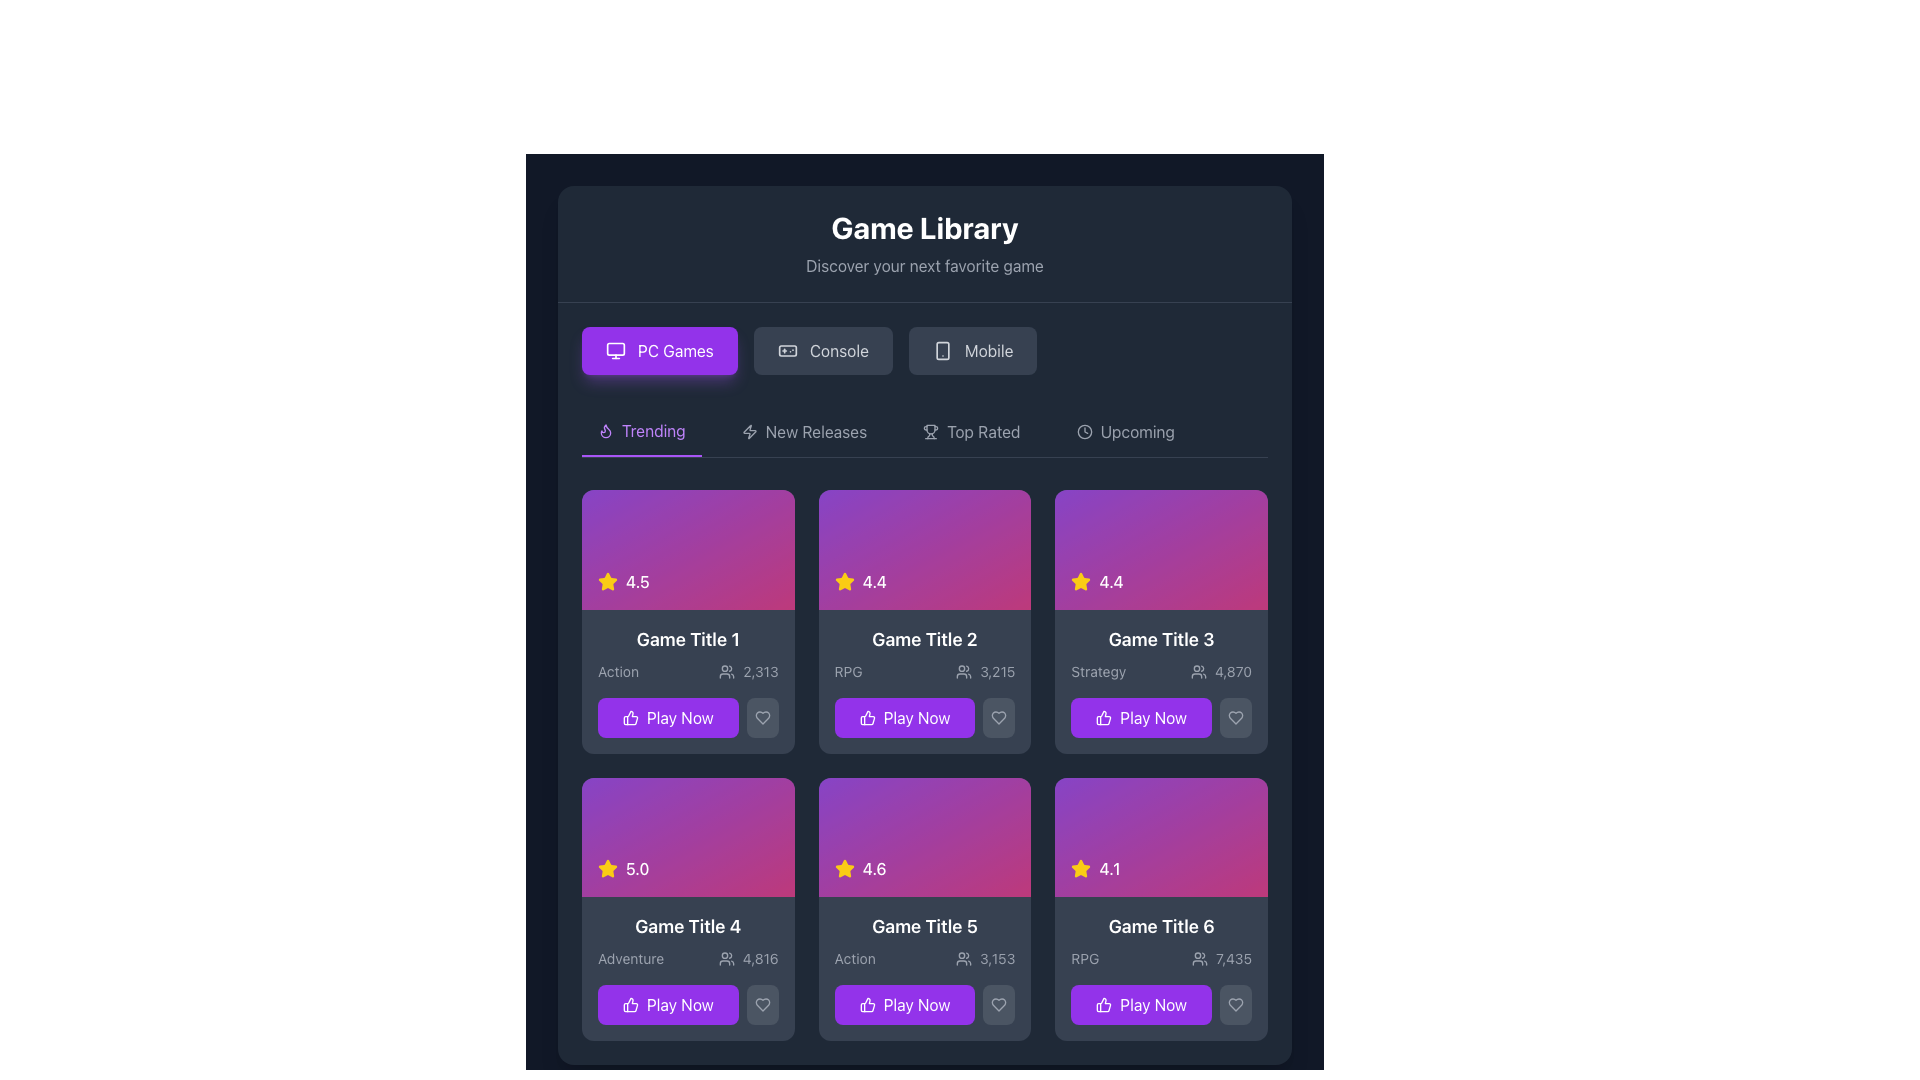  What do you see at coordinates (614, 350) in the screenshot?
I see `the 'PC Games' button, which contains the icon on its far left, enhancing user understanding of its purpose` at bounding box center [614, 350].